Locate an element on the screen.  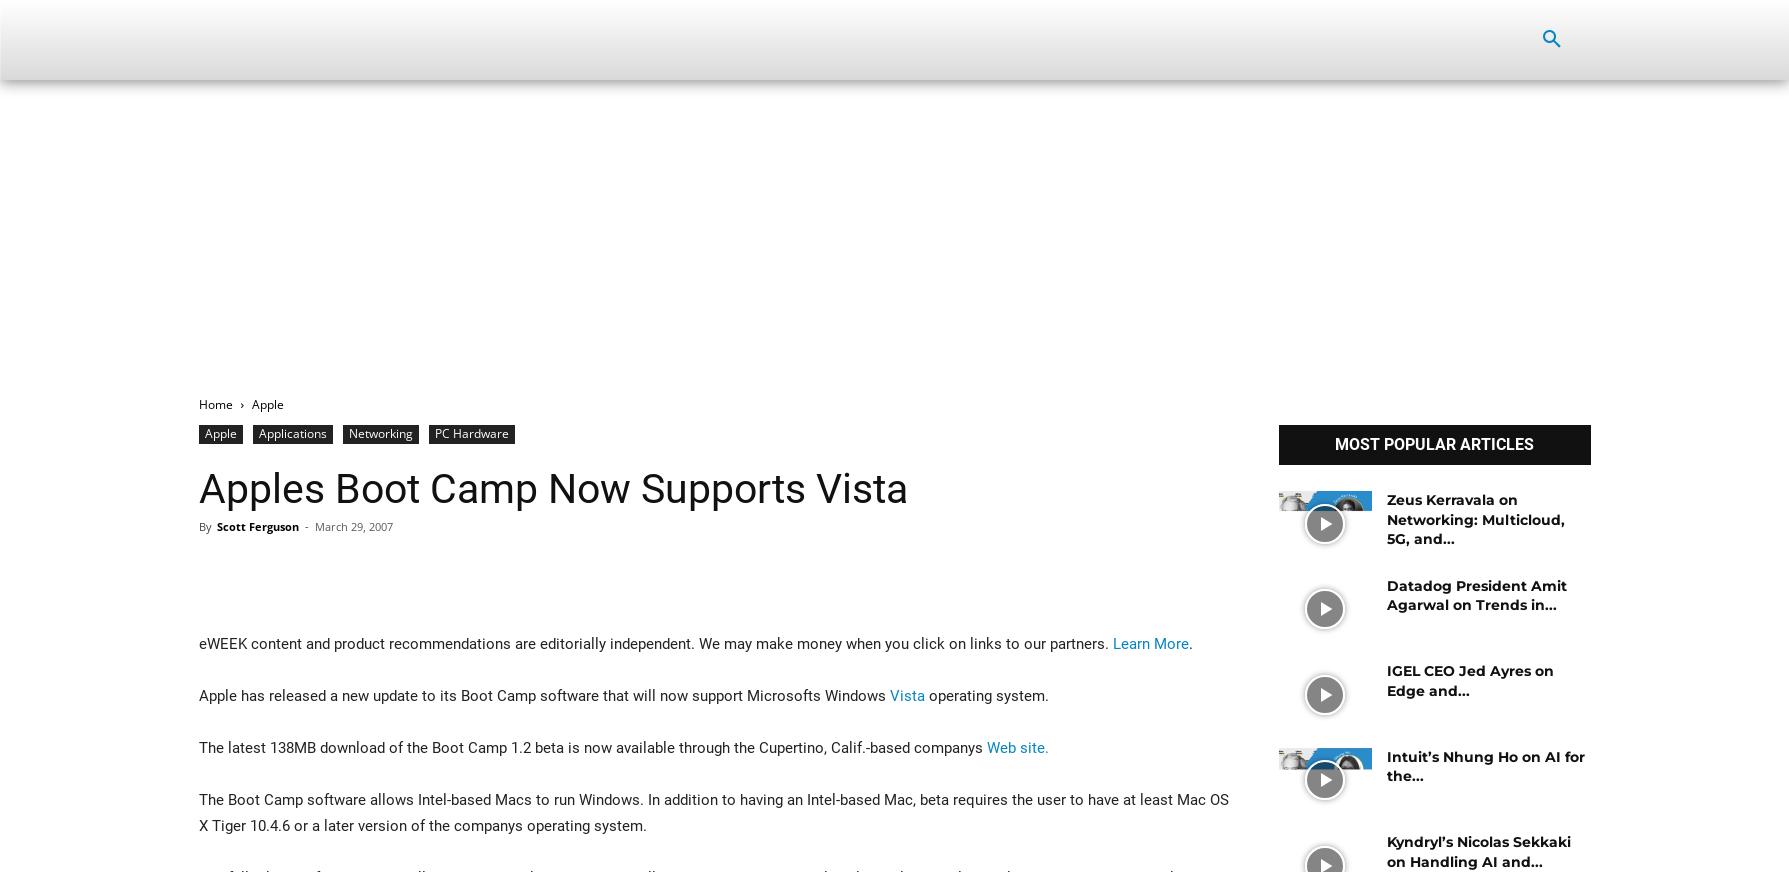
'PC Hardware' is located at coordinates (433, 433).